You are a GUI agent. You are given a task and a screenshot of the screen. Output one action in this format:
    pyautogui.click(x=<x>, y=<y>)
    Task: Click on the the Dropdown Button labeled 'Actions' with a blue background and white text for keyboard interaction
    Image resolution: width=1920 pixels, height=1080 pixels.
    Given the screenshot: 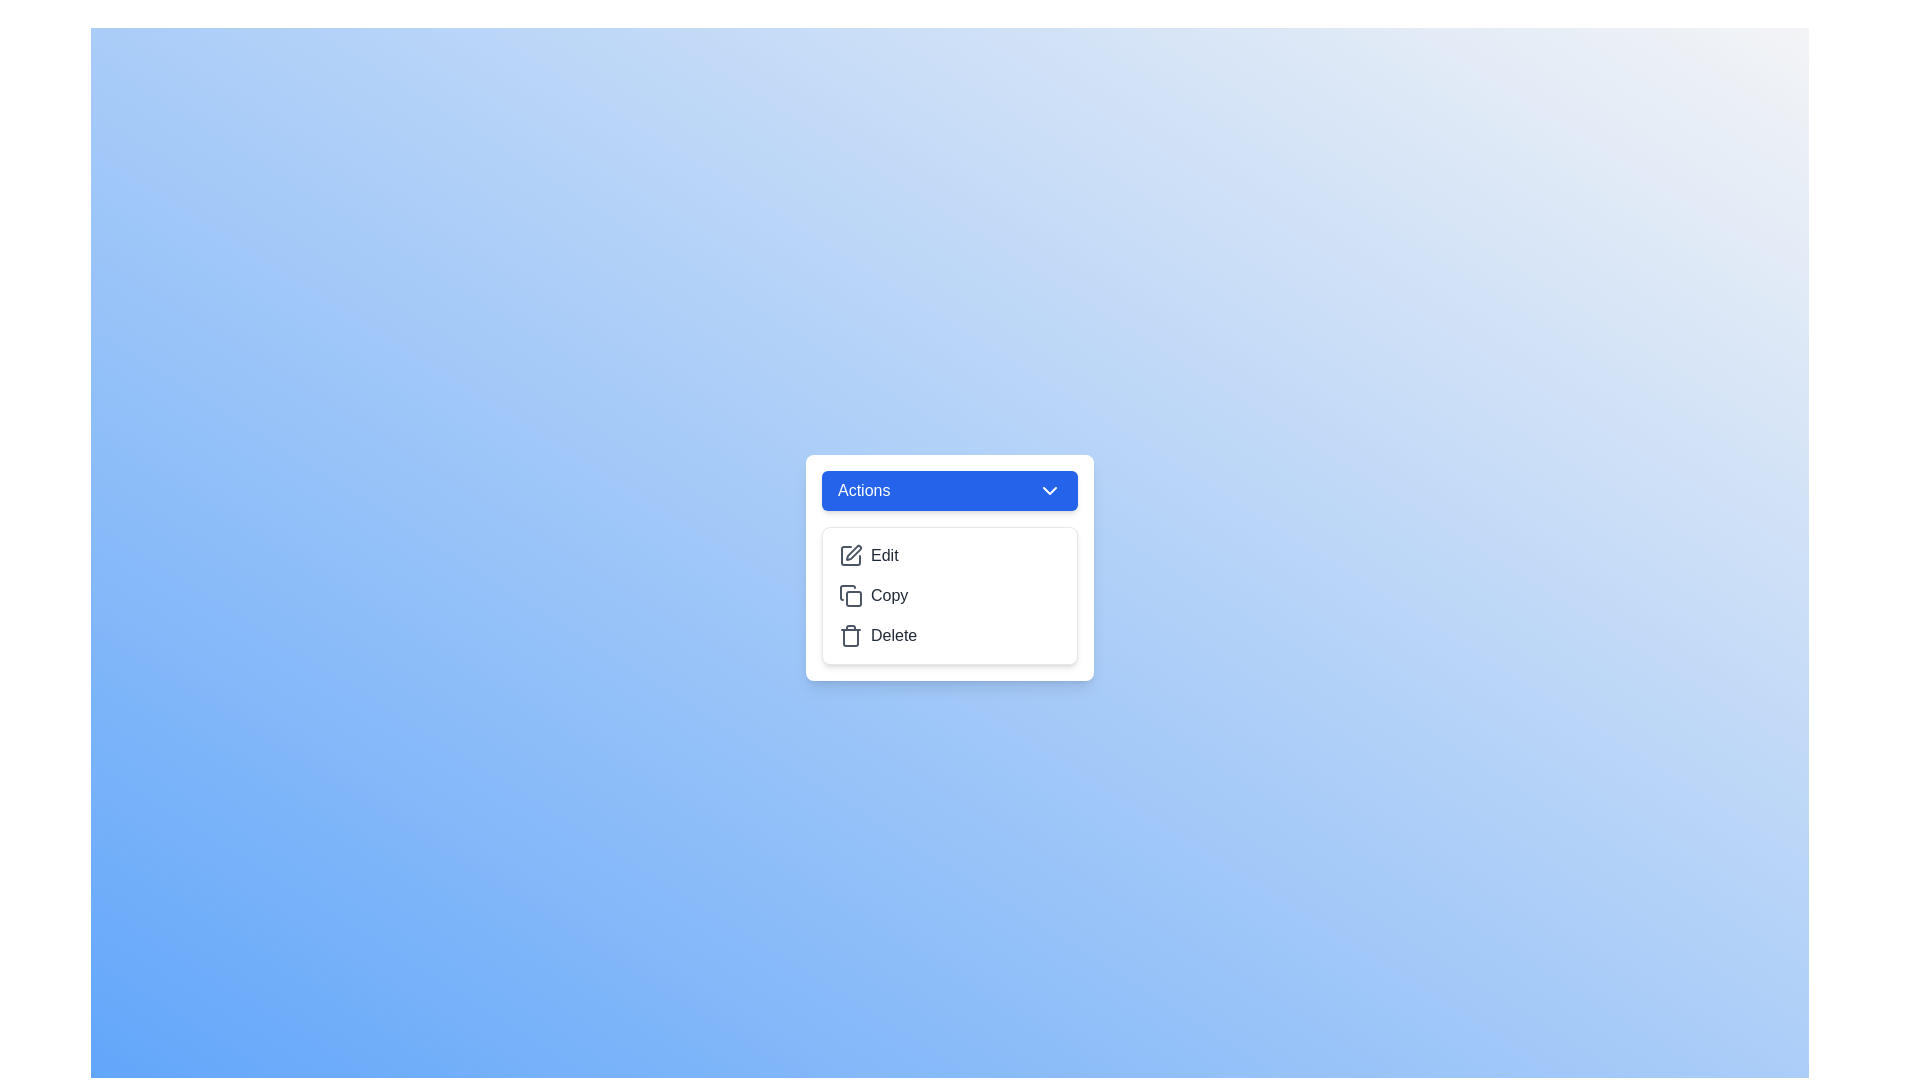 What is the action you would take?
    pyautogui.click(x=949, y=490)
    